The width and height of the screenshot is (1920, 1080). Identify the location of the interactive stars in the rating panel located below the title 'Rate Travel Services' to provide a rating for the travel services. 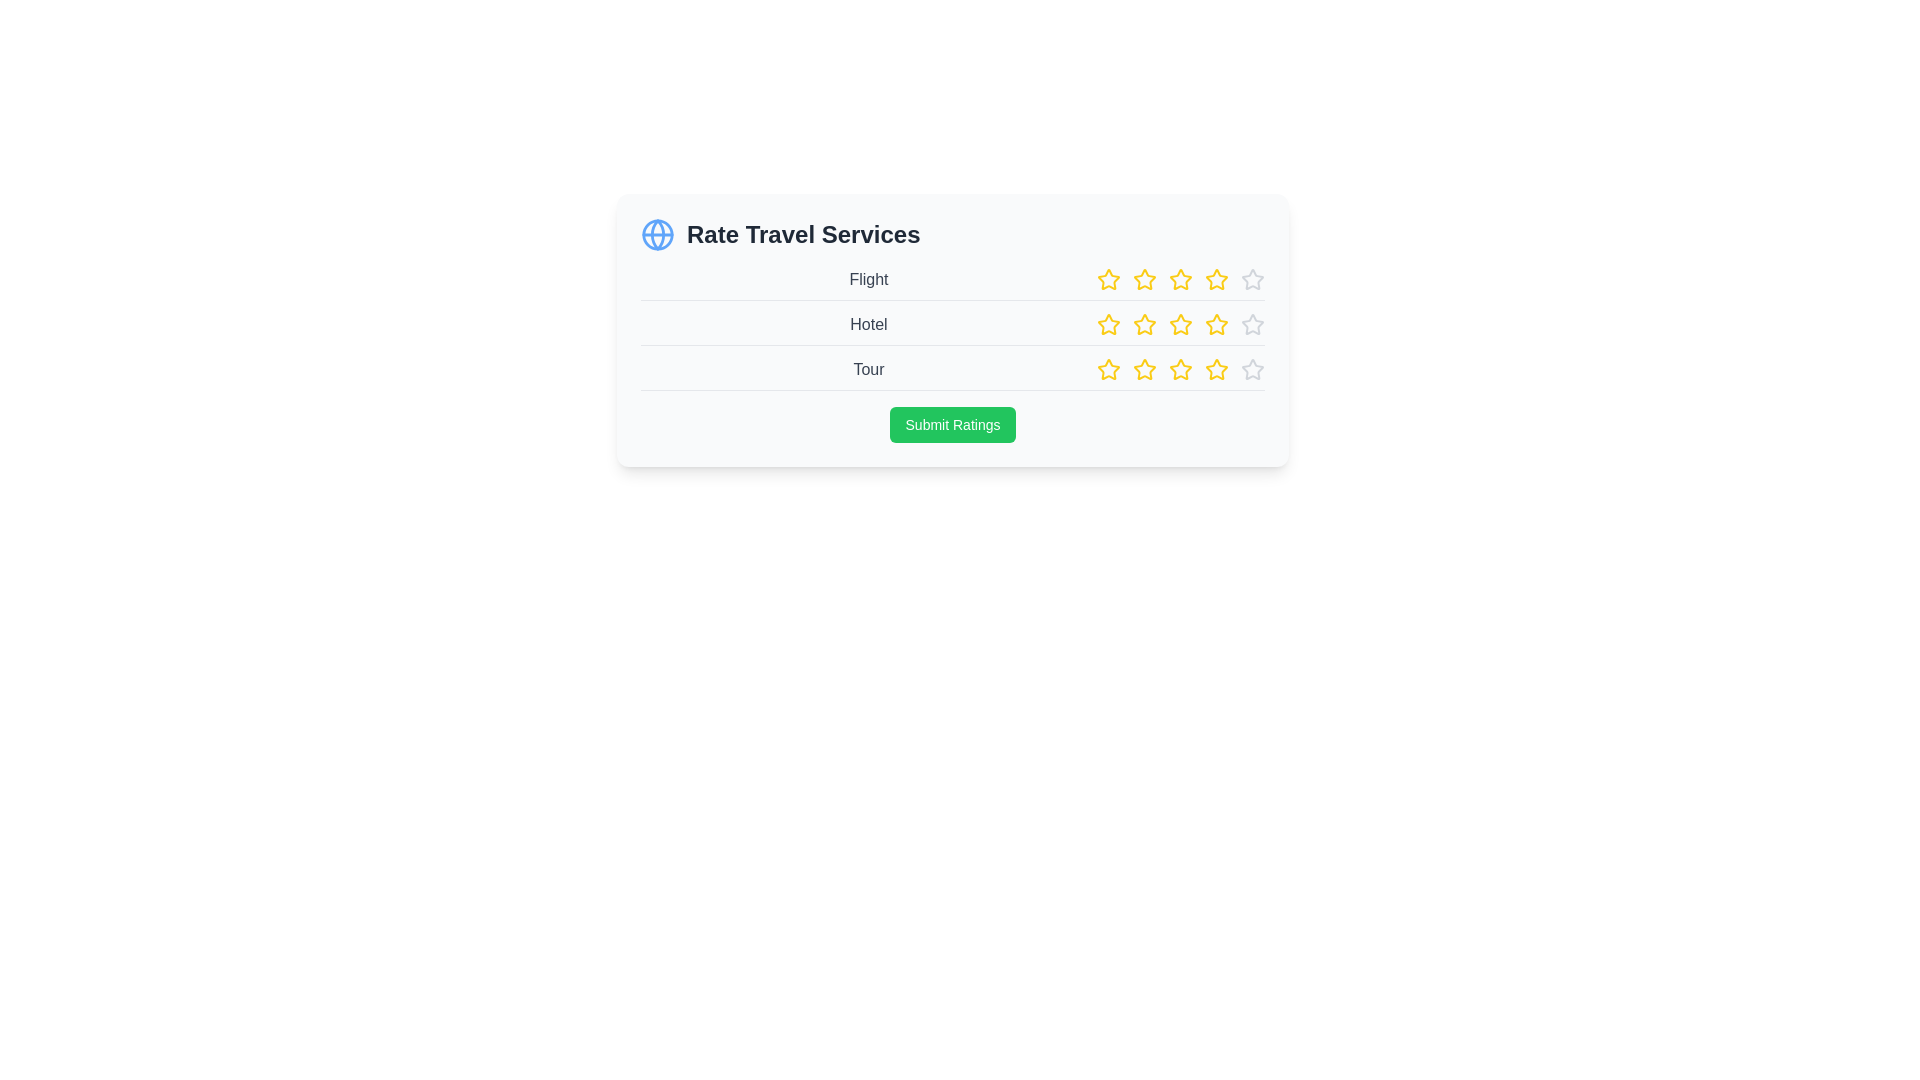
(952, 329).